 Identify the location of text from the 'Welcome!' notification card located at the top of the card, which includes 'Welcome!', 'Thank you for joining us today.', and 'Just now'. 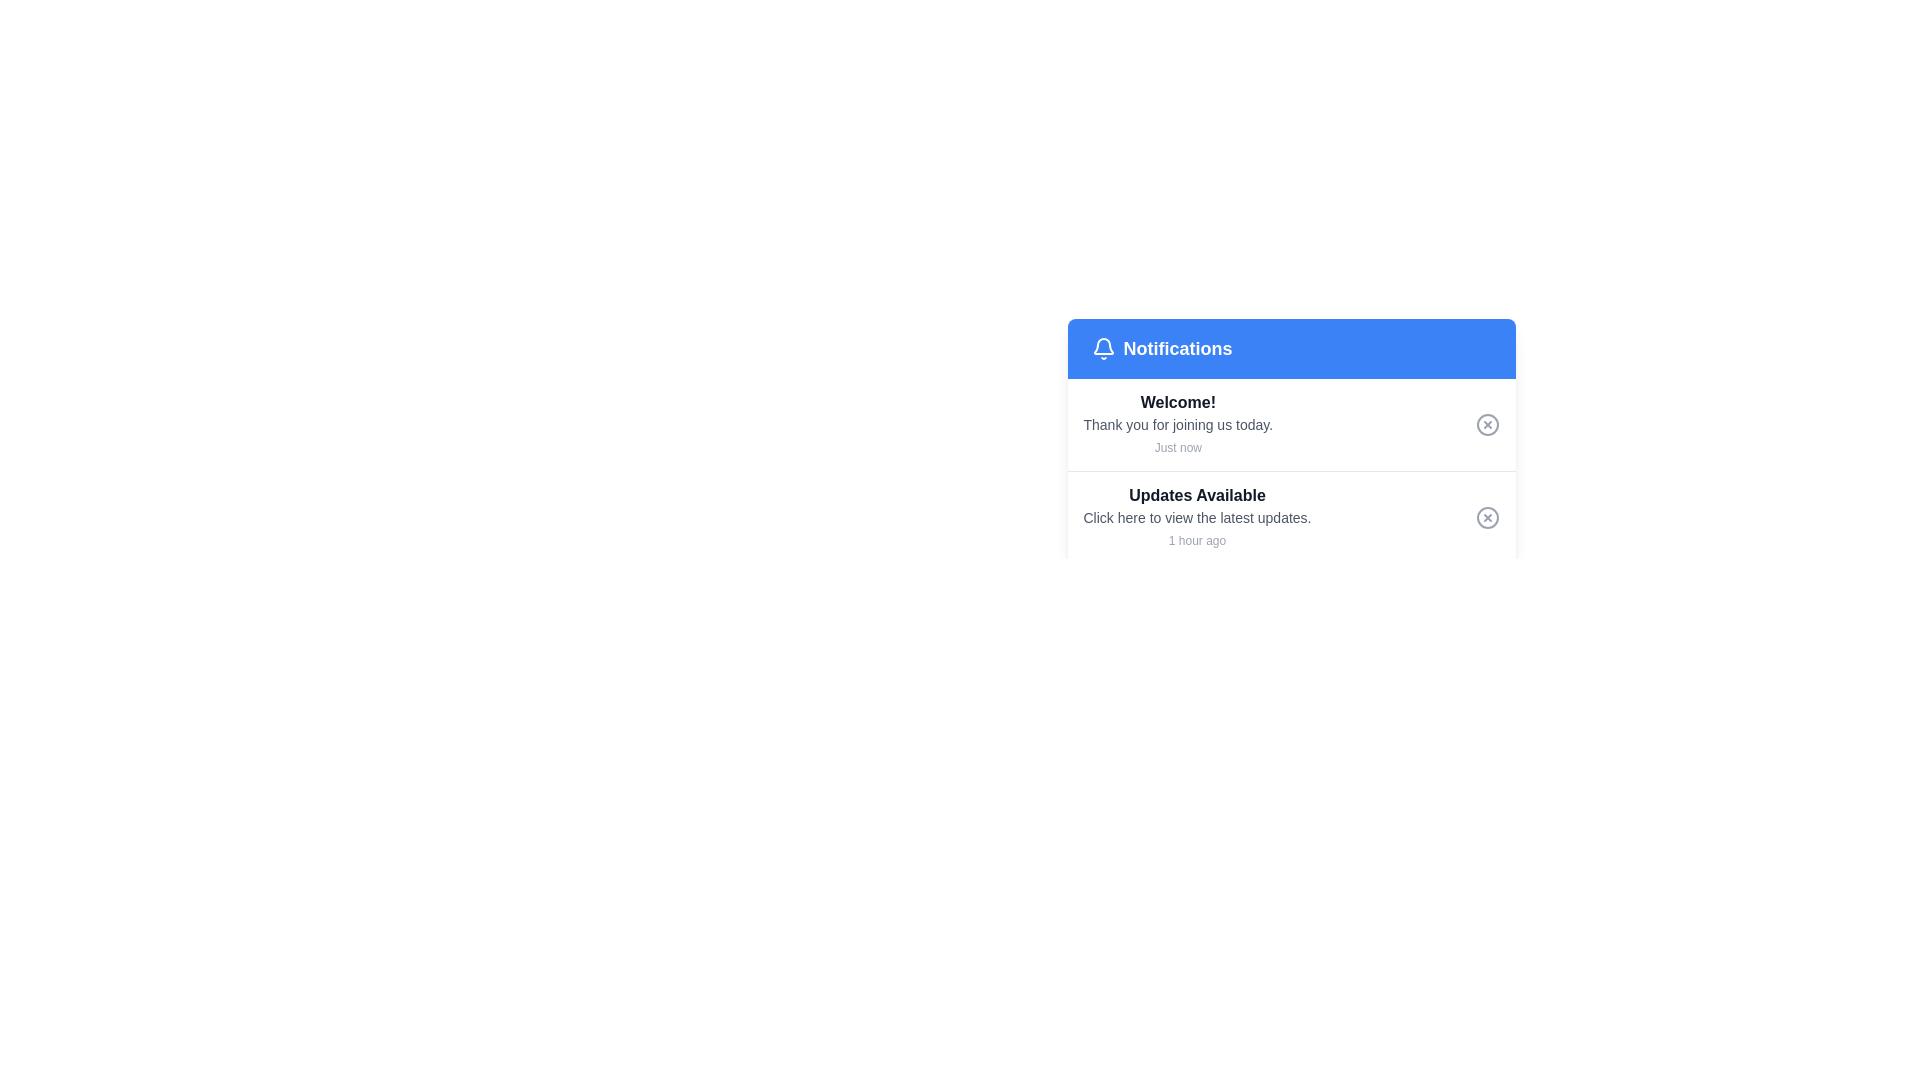
(1178, 423).